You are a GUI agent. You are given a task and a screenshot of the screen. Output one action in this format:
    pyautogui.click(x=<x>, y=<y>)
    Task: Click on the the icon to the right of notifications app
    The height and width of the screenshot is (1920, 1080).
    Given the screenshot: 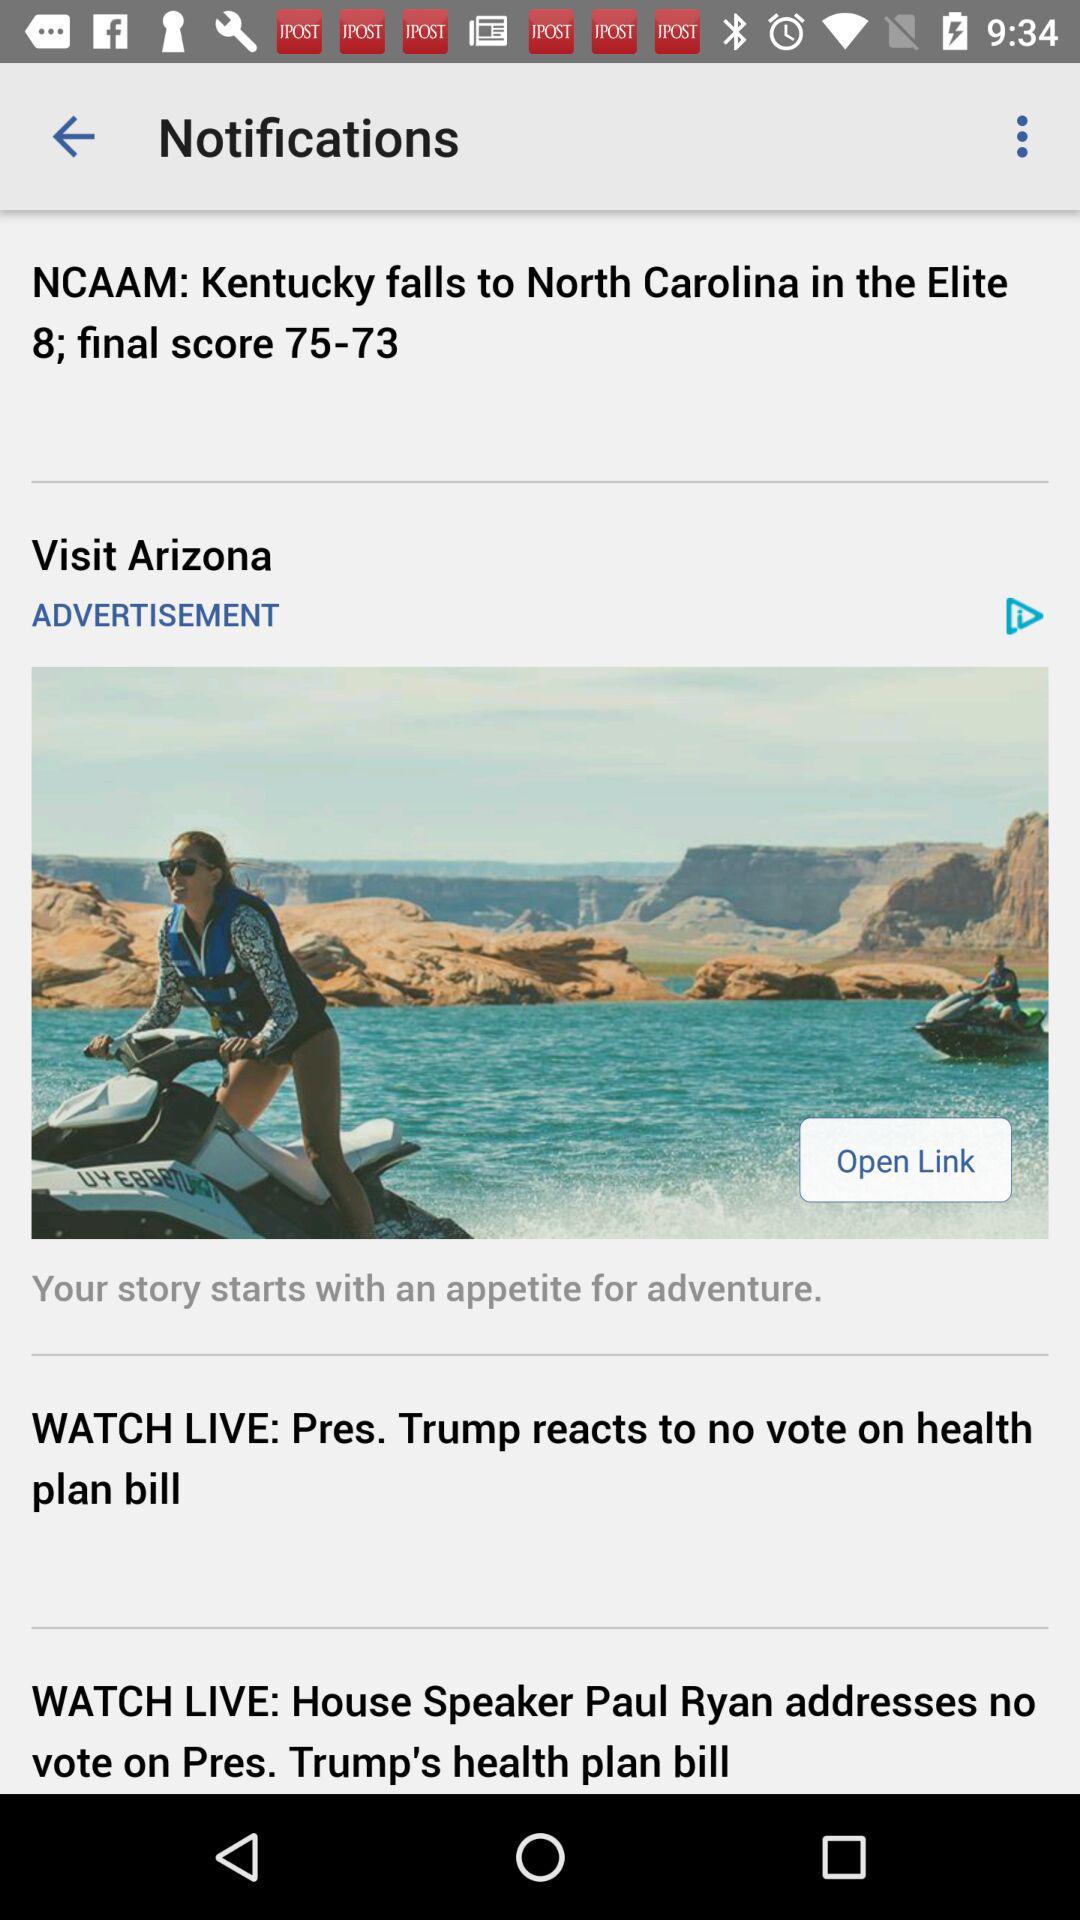 What is the action you would take?
    pyautogui.click(x=1027, y=135)
    